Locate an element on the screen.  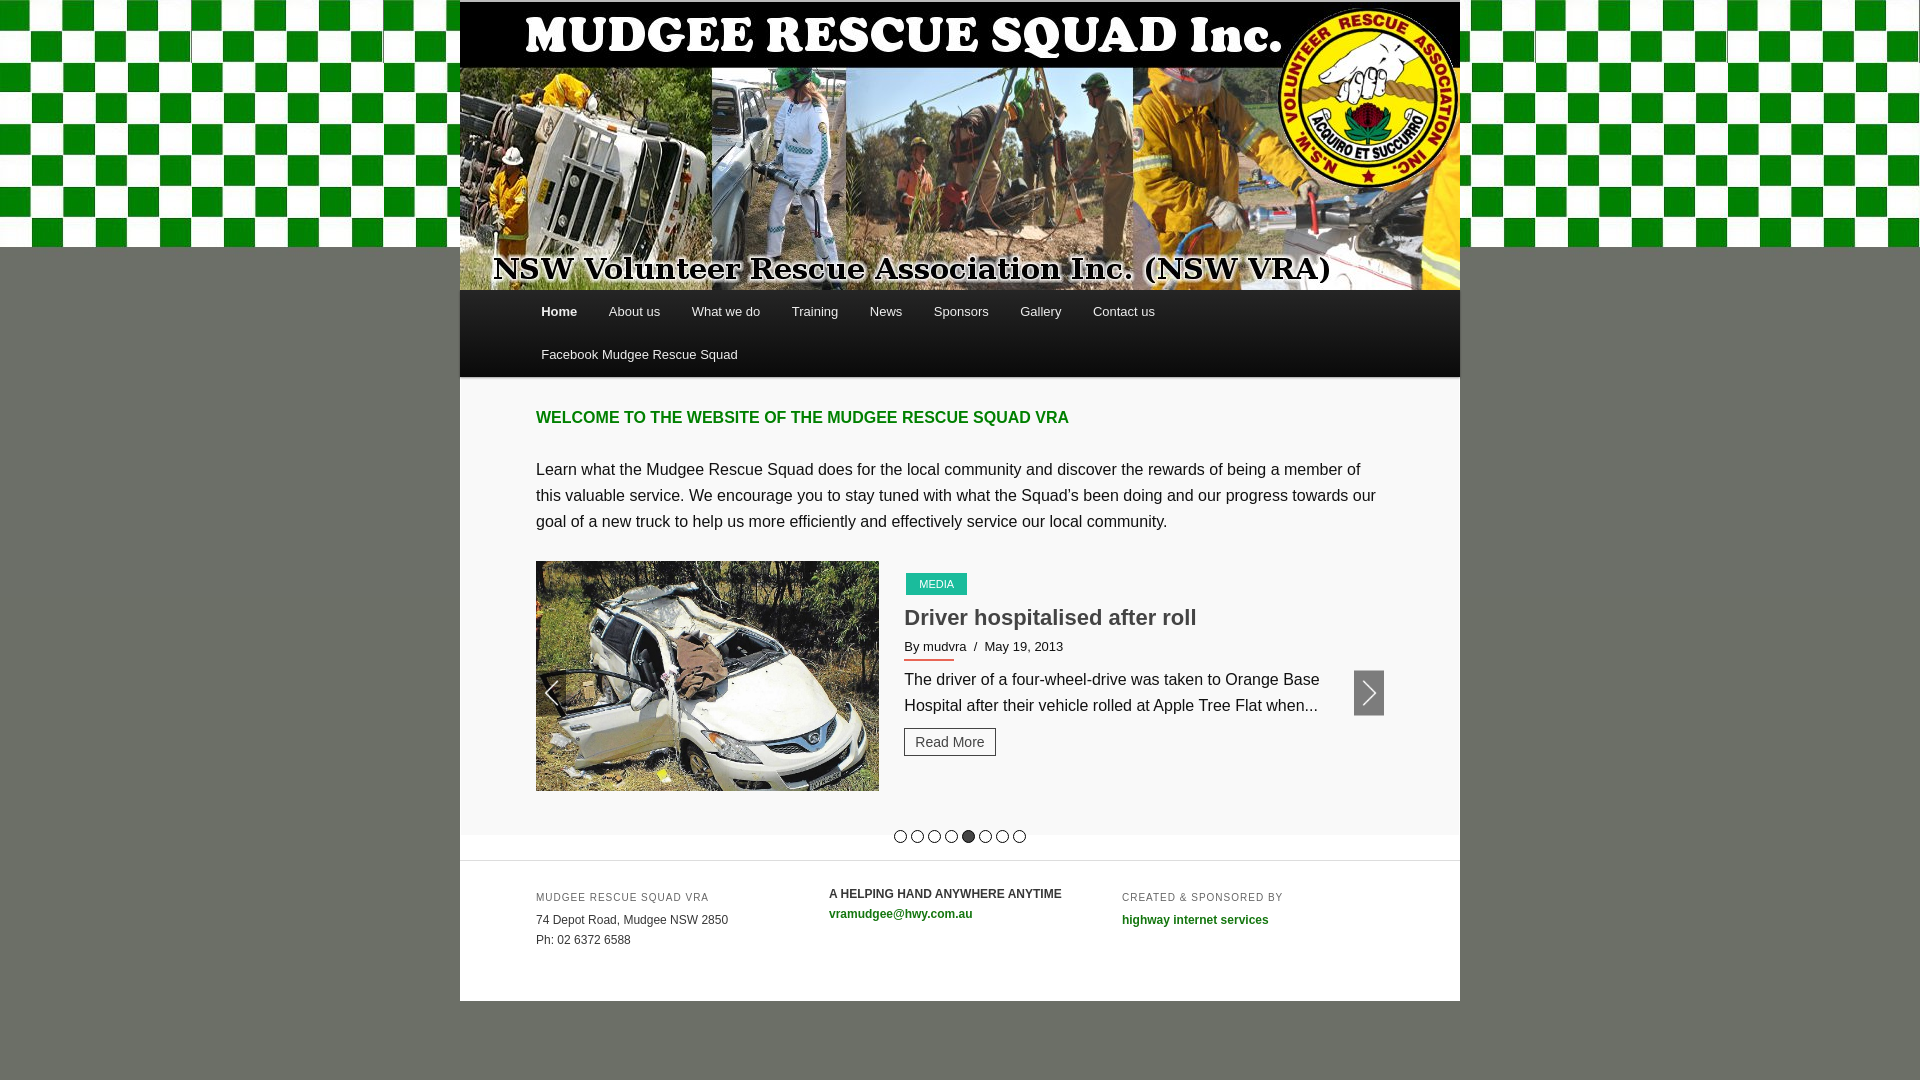
'7' is located at coordinates (1002, 836).